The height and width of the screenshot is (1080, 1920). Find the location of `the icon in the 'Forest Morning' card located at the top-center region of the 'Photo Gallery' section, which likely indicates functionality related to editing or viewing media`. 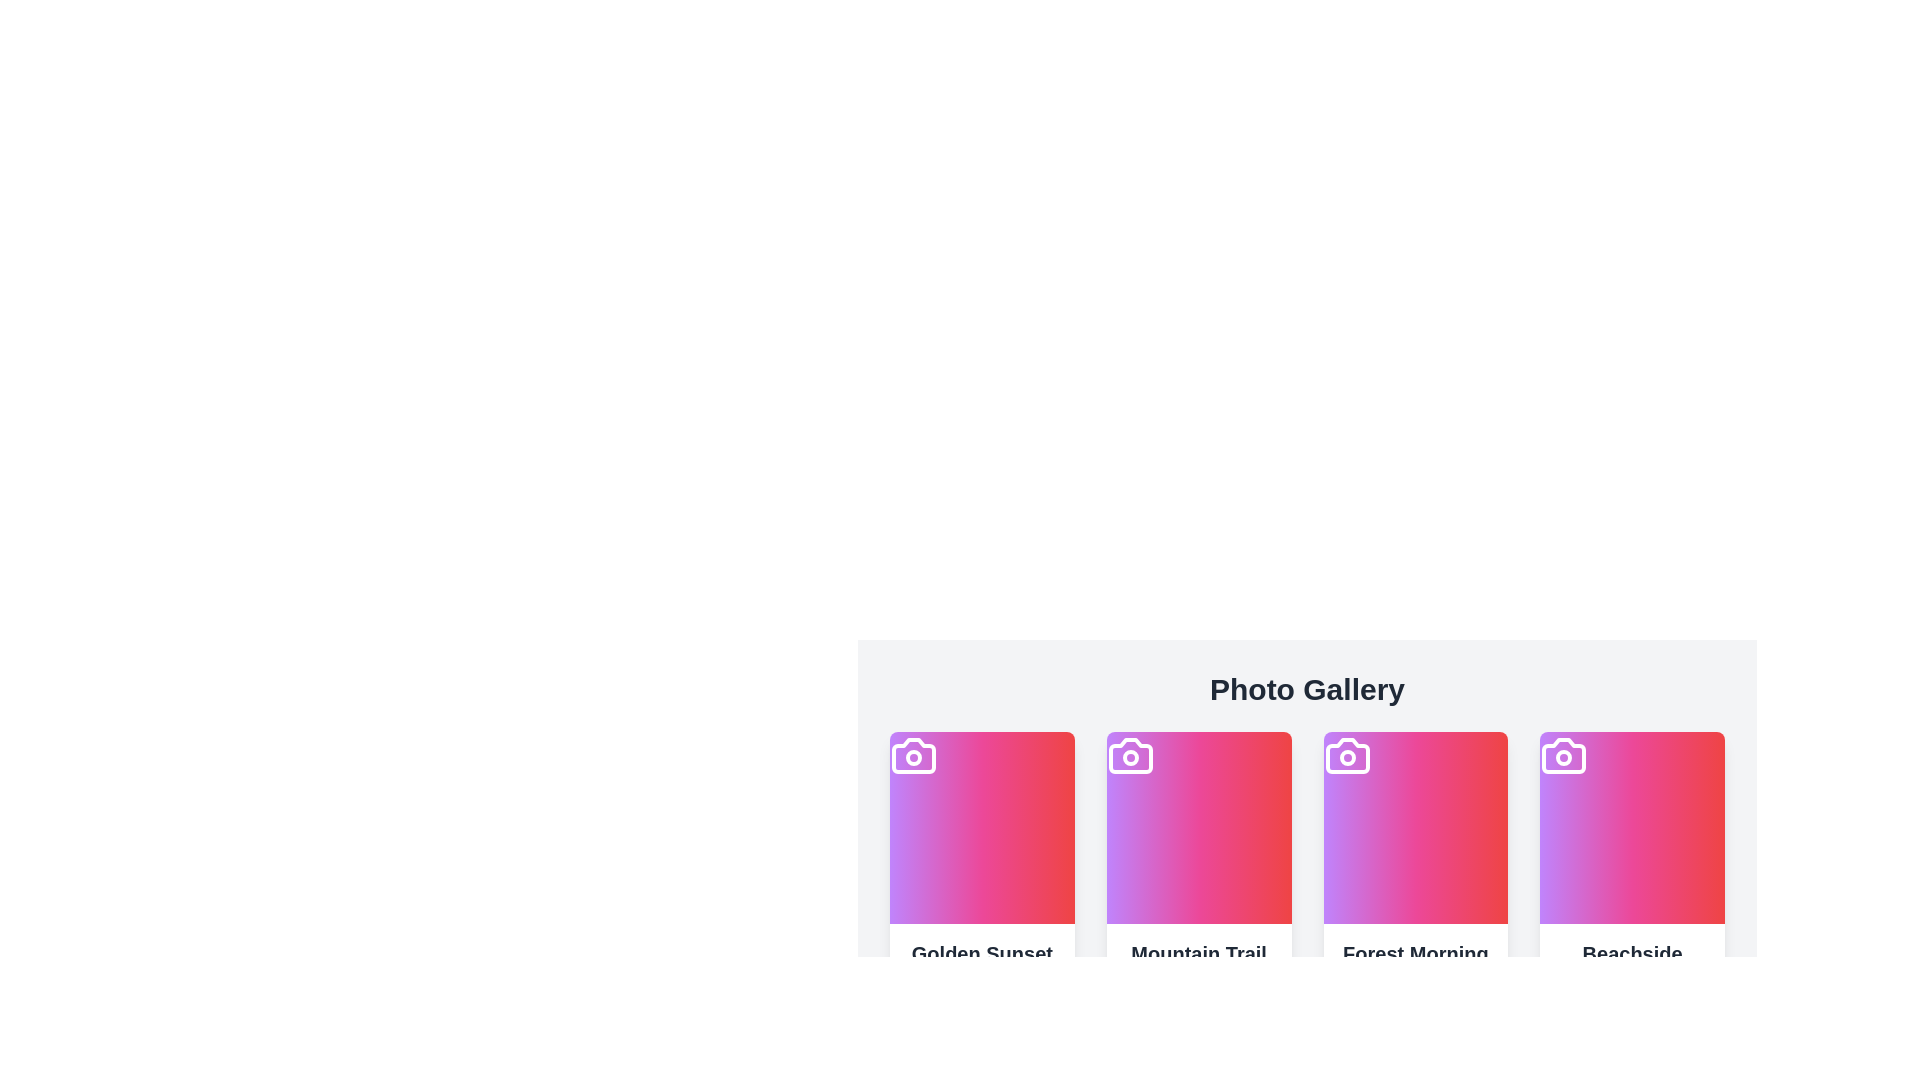

the icon in the 'Forest Morning' card located at the top-center region of the 'Photo Gallery' section, which likely indicates functionality related to editing or viewing media is located at coordinates (1347, 756).